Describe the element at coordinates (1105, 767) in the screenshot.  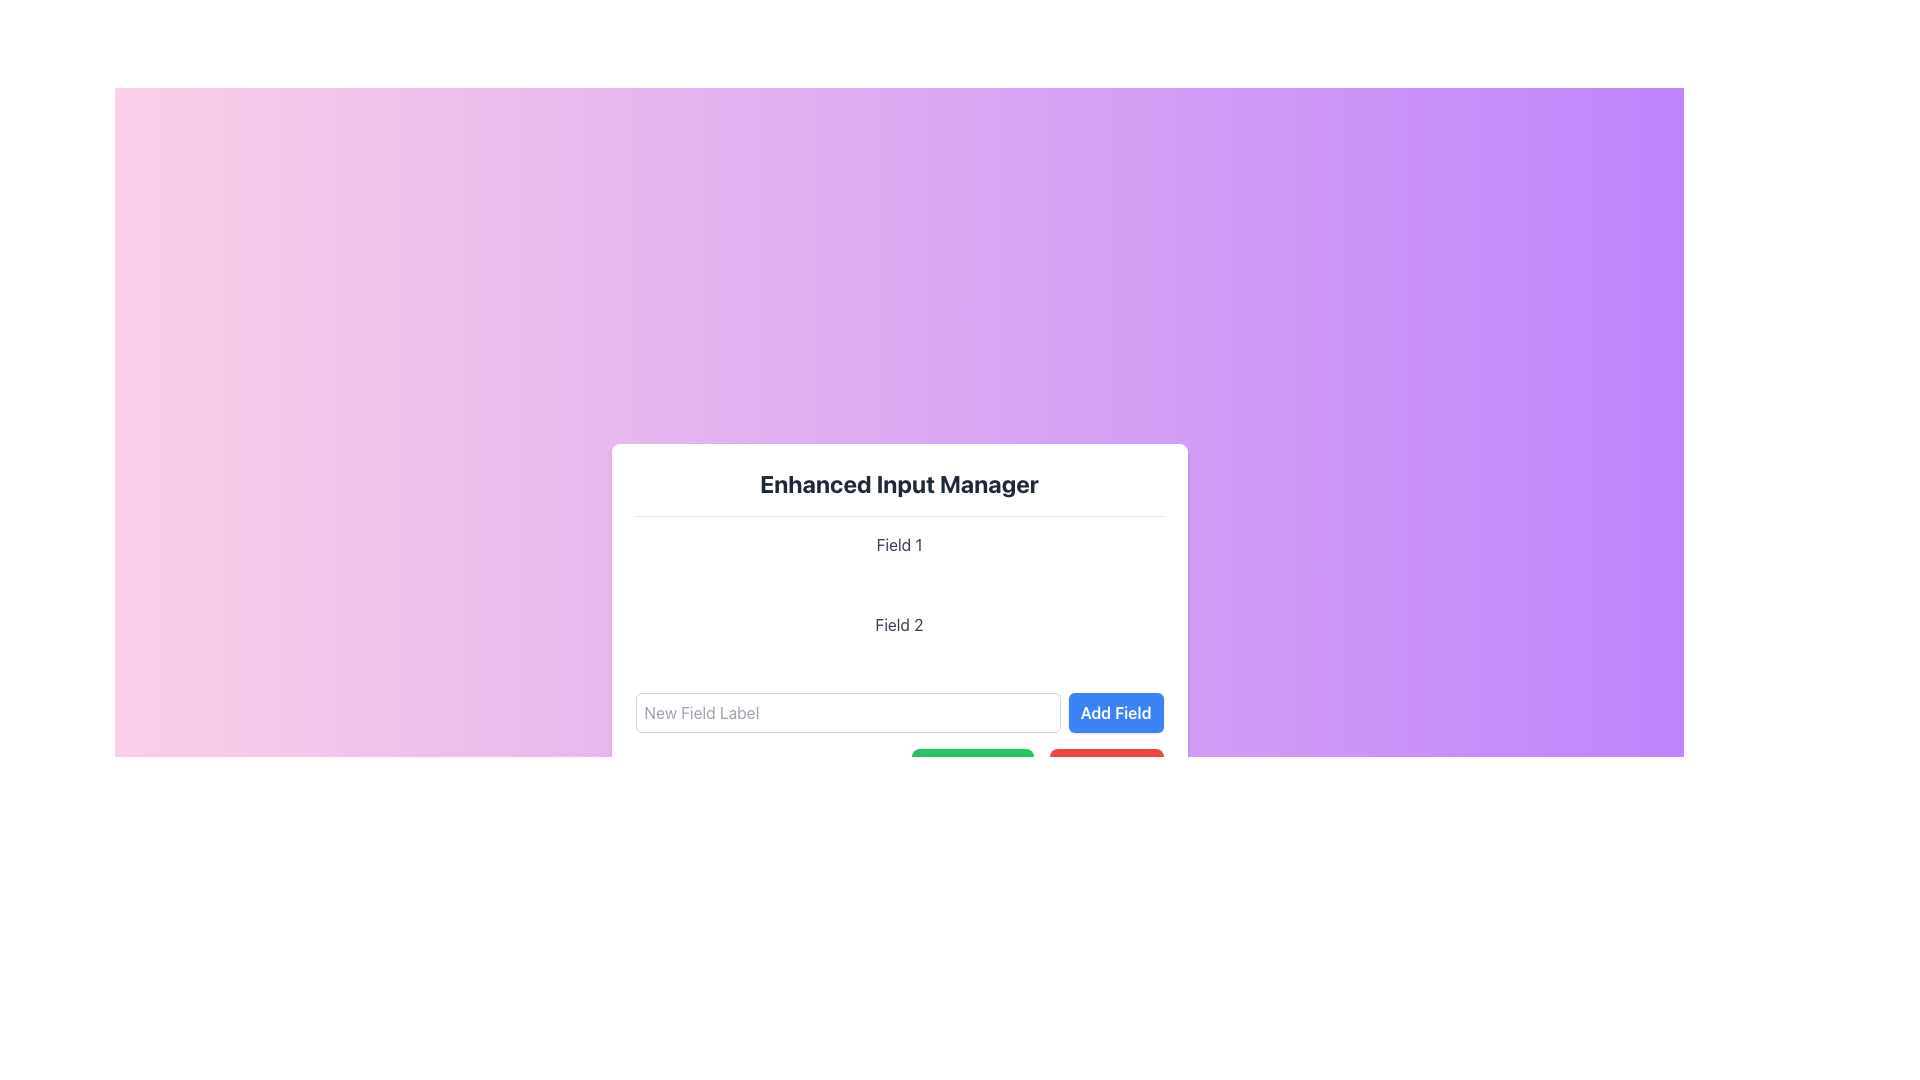
I see `the cancel button located at the bottom right of the action buttons row for keyboard interaction` at that location.